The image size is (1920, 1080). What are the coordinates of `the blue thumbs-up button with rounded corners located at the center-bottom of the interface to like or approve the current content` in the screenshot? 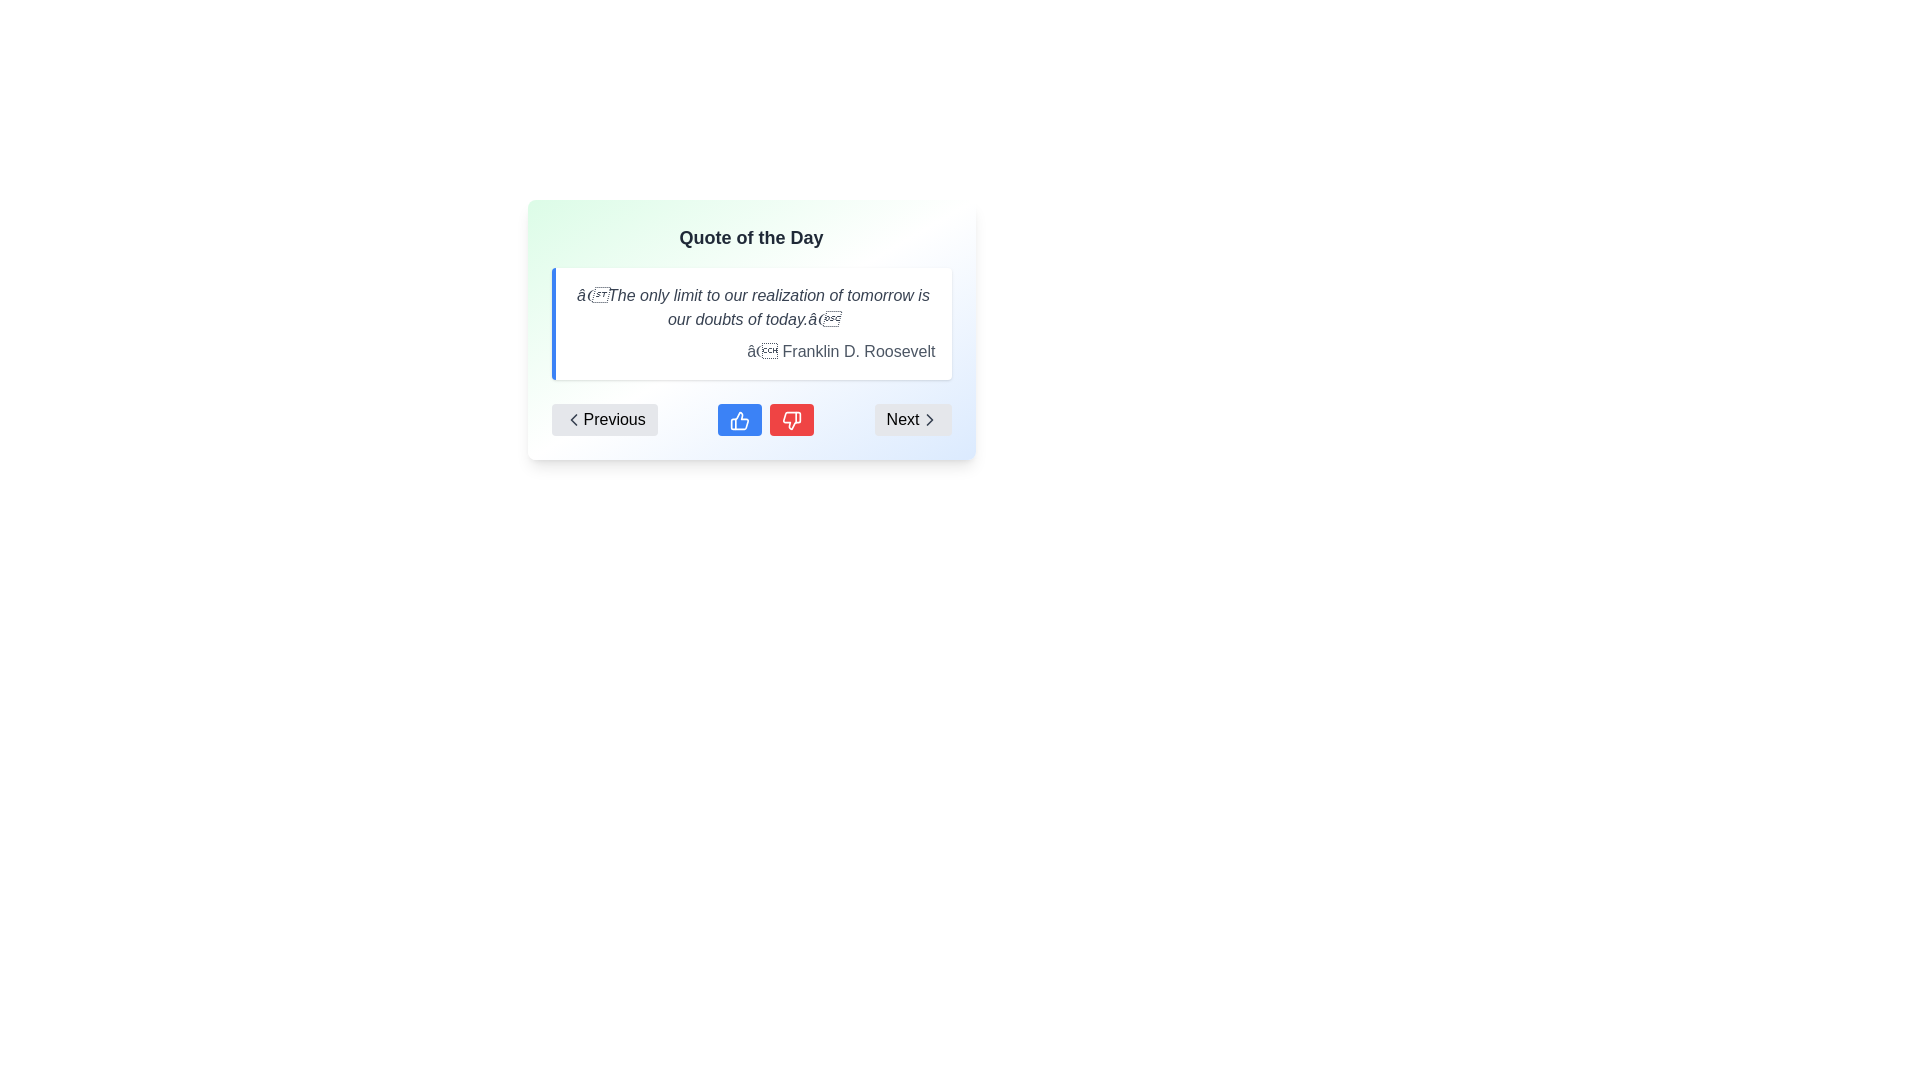 It's located at (739, 419).